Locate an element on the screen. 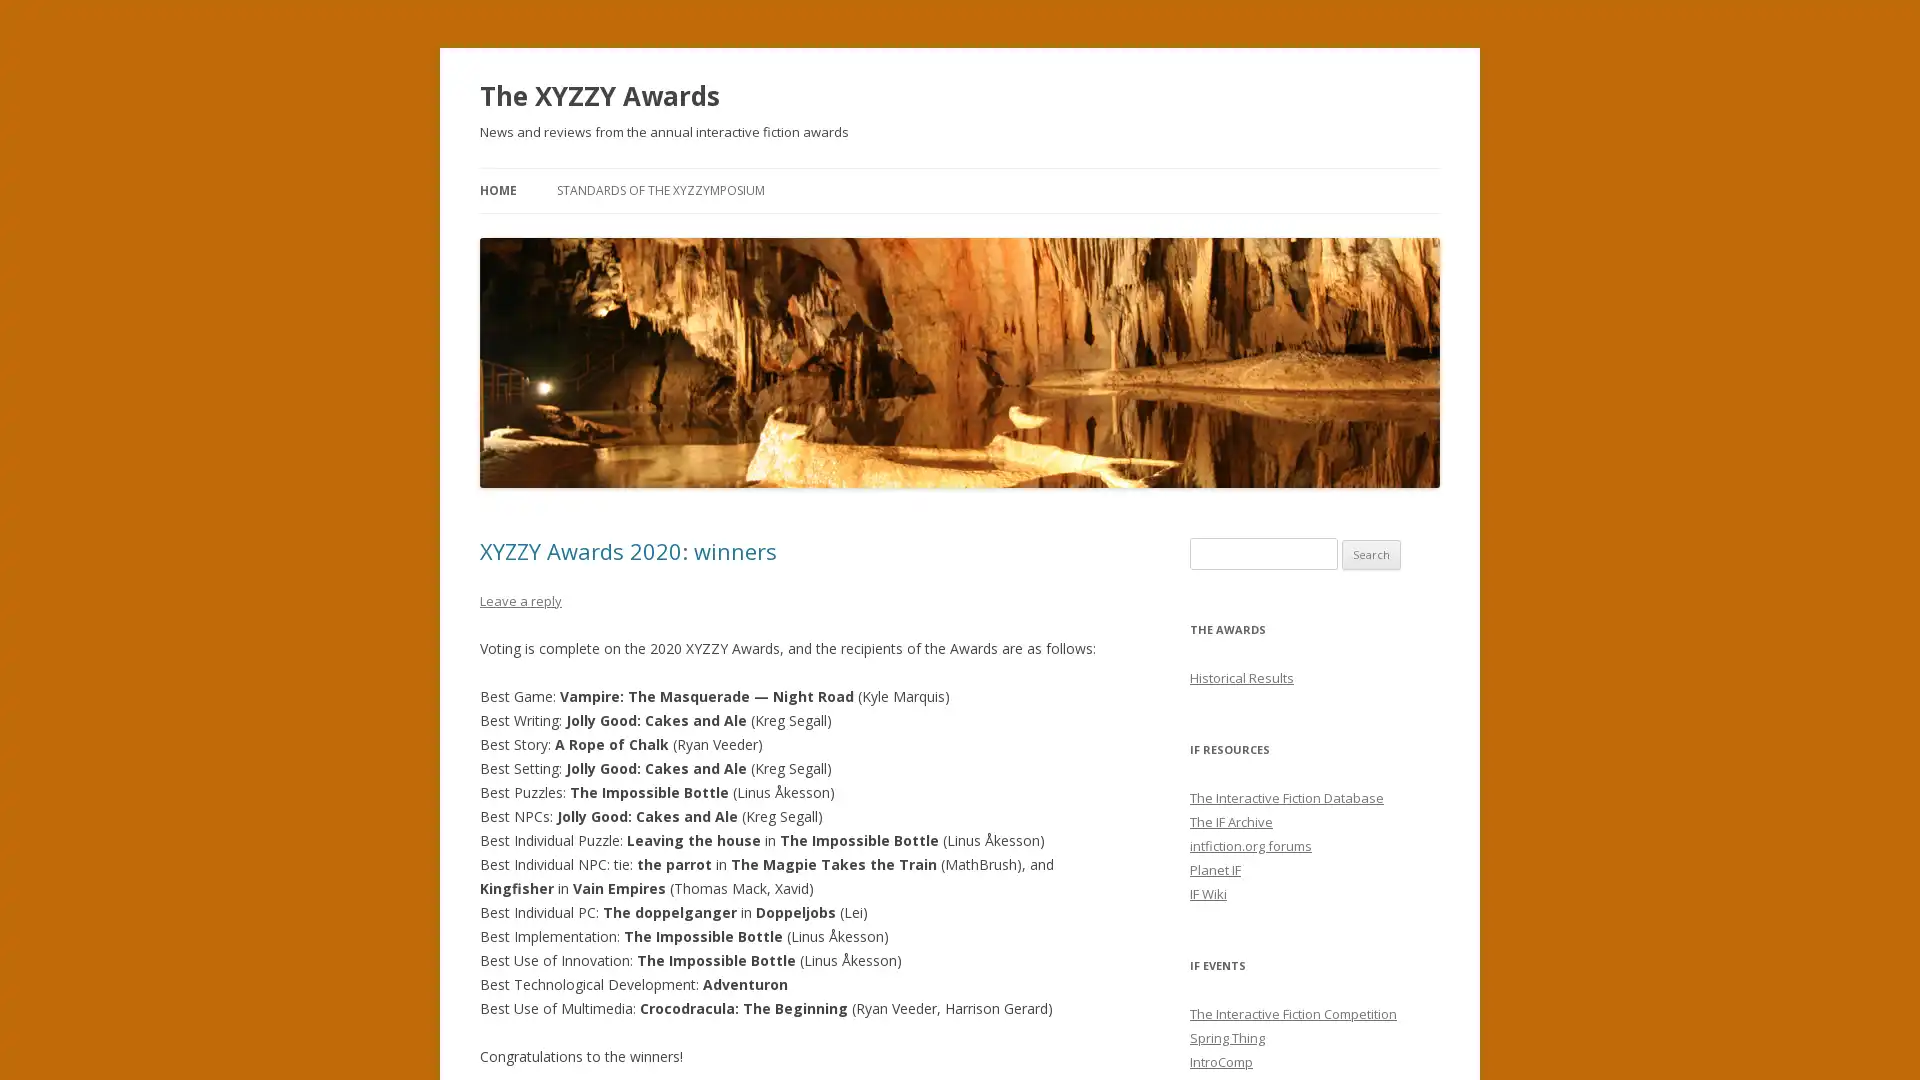 This screenshot has height=1080, width=1920. Search is located at coordinates (1370, 555).